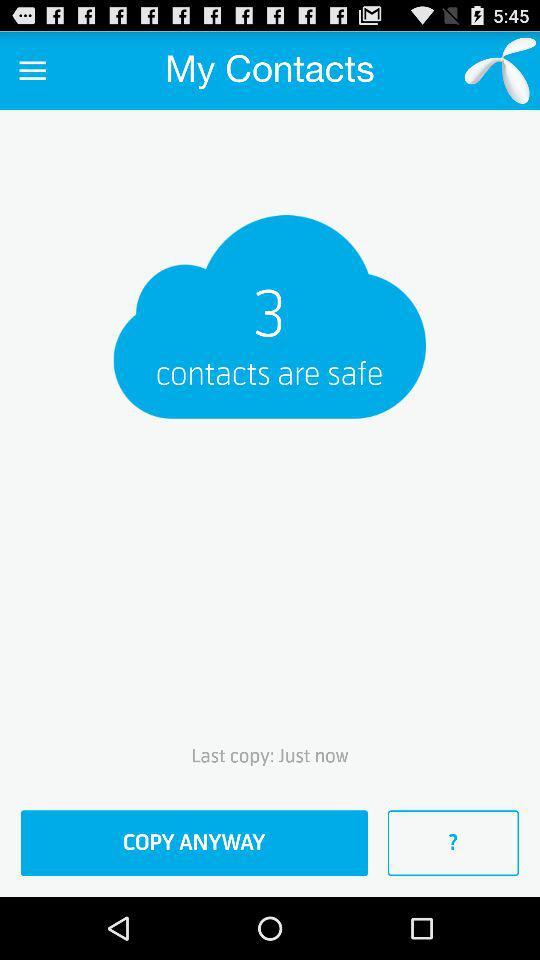 This screenshot has width=540, height=960. What do you see at coordinates (453, 842) in the screenshot?
I see `the item to the right of the copy anyway` at bounding box center [453, 842].